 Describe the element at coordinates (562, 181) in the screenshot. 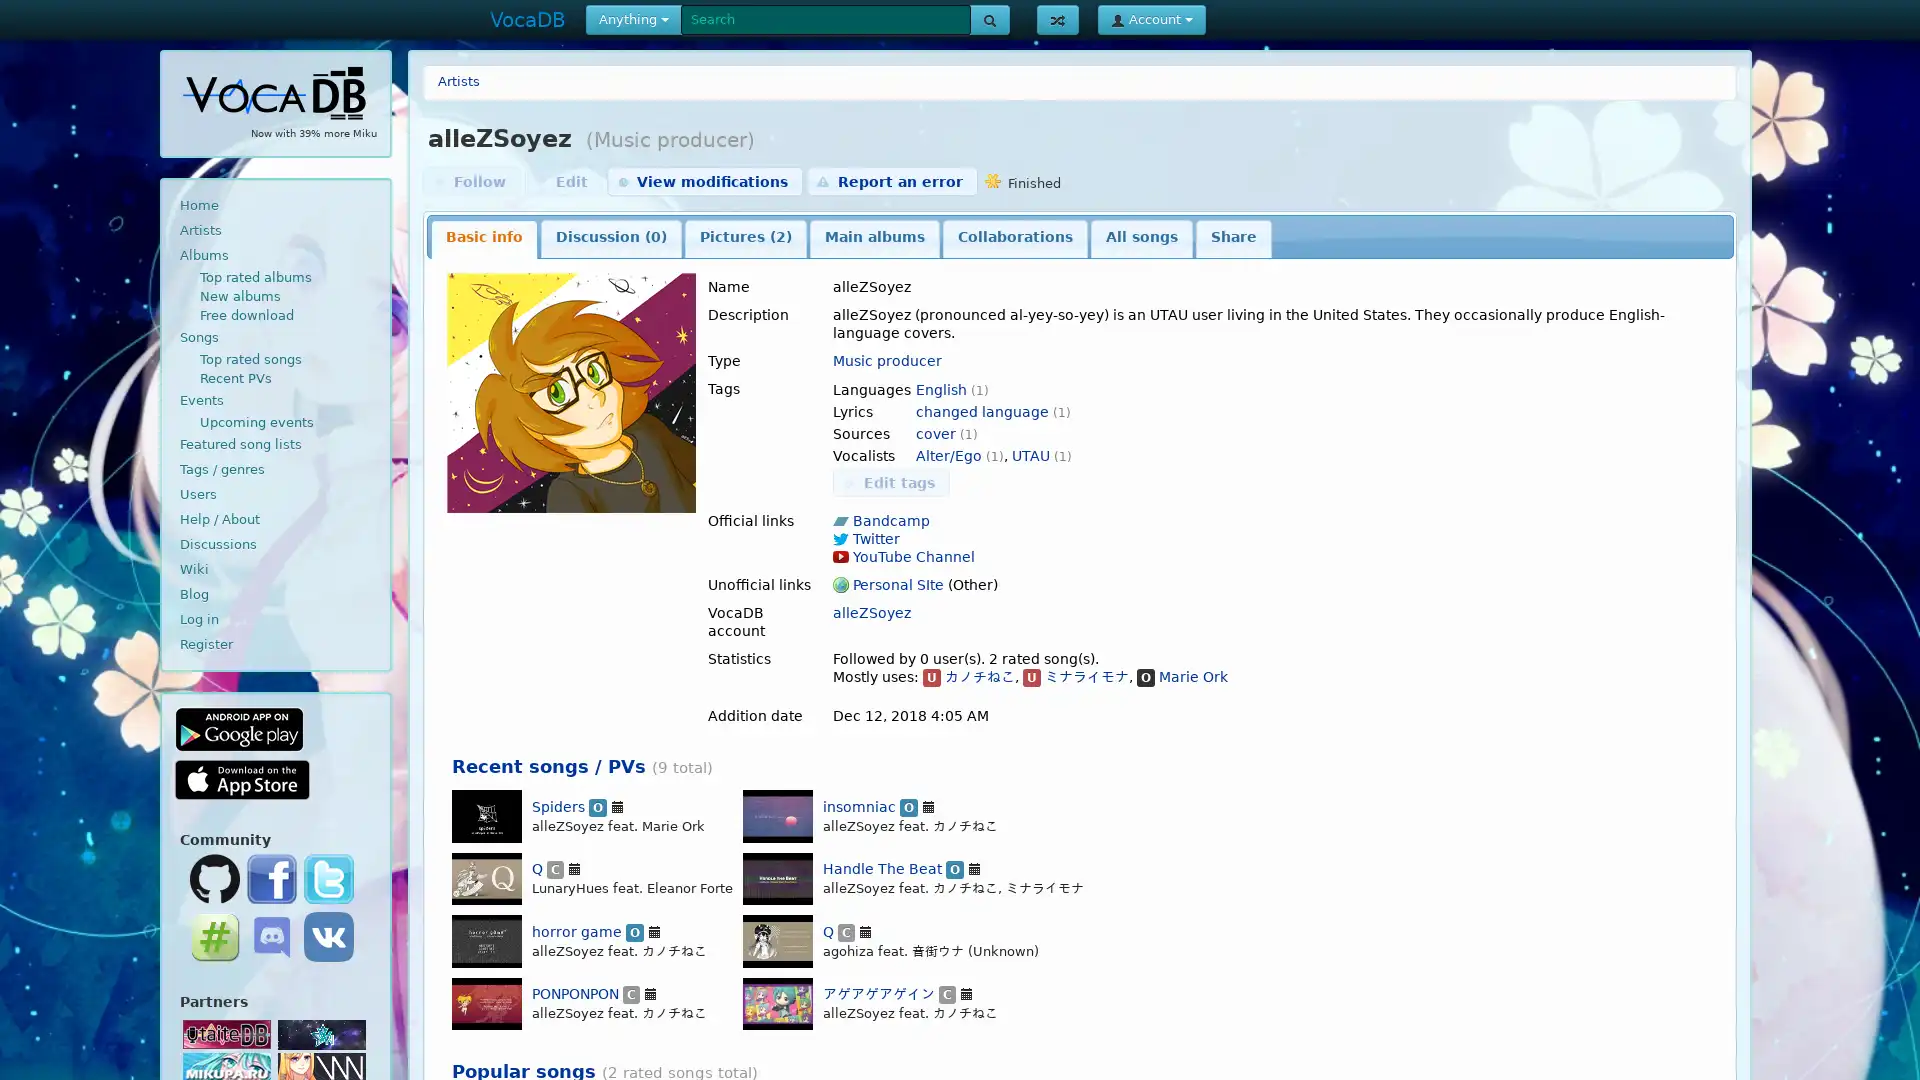

I see `Edit` at that location.